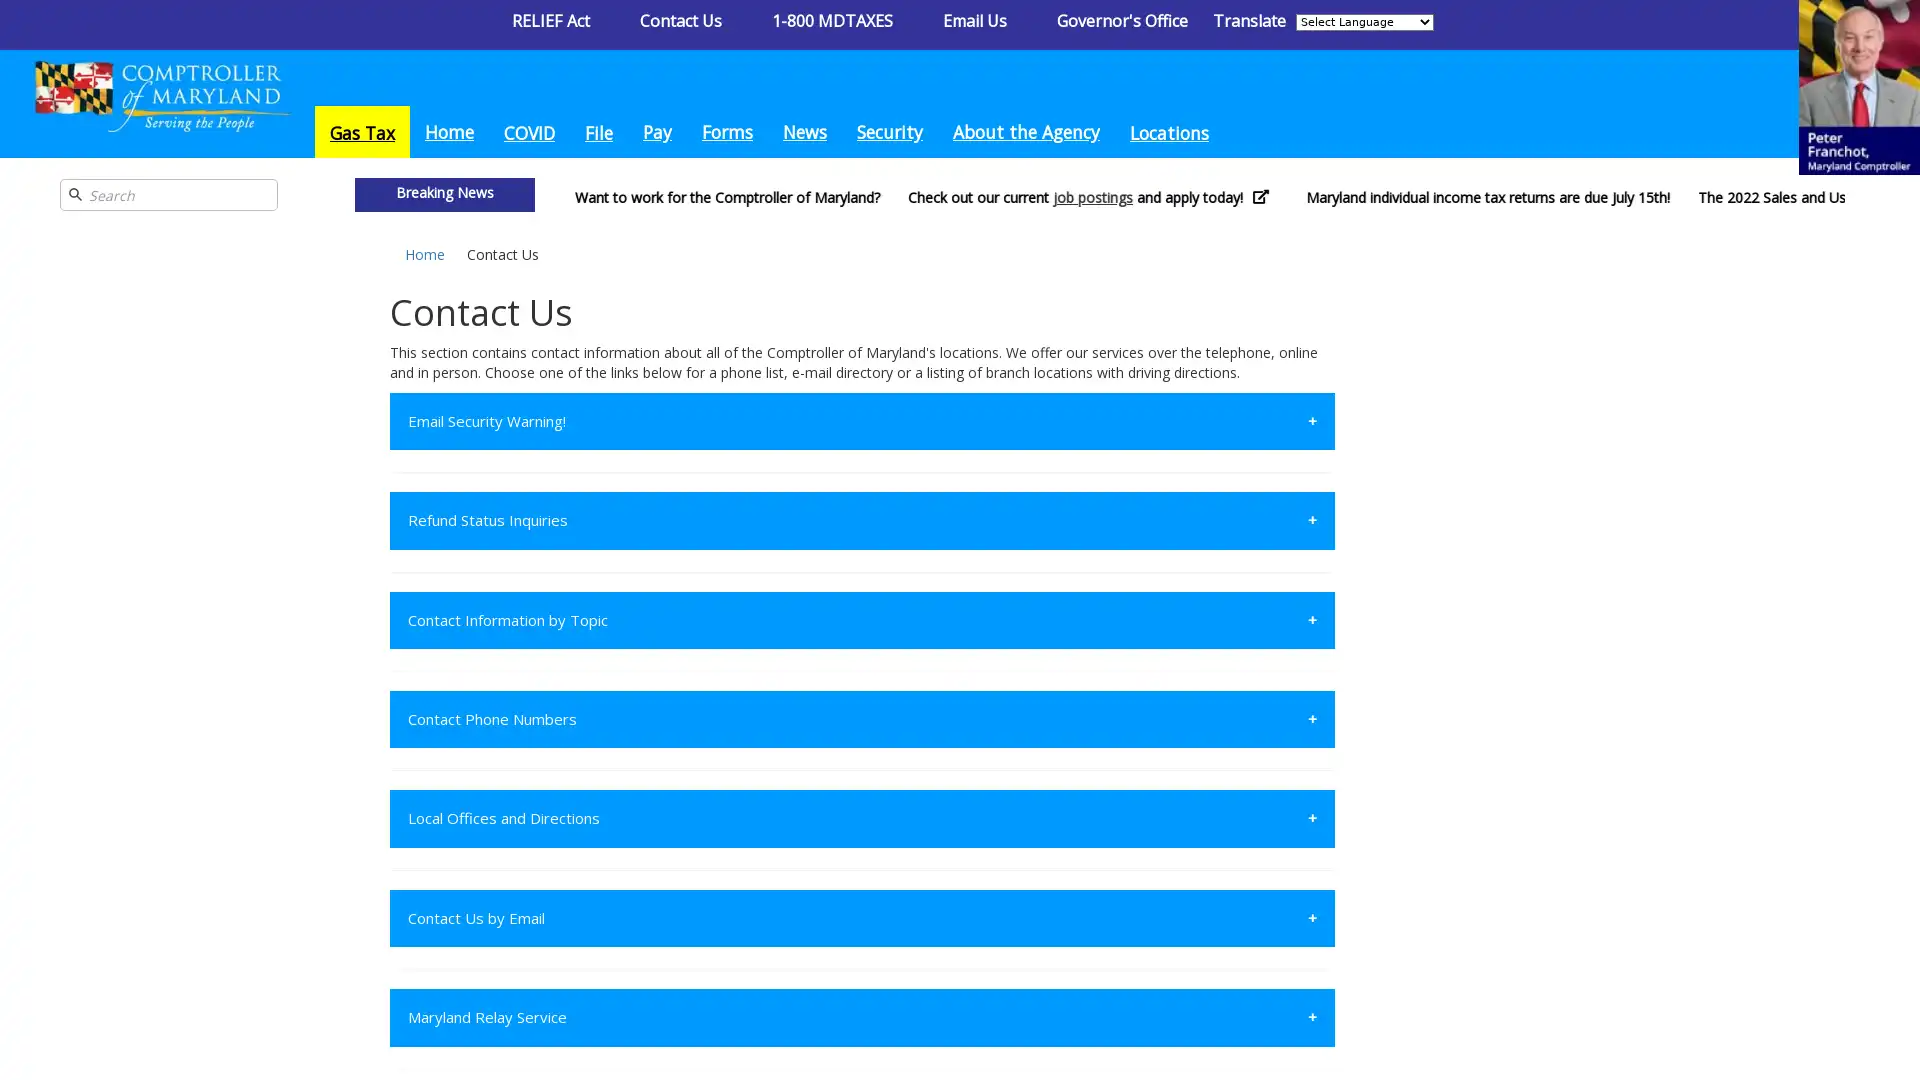 The width and height of the screenshot is (1920, 1080). What do you see at coordinates (862, 519) in the screenshot?
I see `Refund Status Inquiries +` at bounding box center [862, 519].